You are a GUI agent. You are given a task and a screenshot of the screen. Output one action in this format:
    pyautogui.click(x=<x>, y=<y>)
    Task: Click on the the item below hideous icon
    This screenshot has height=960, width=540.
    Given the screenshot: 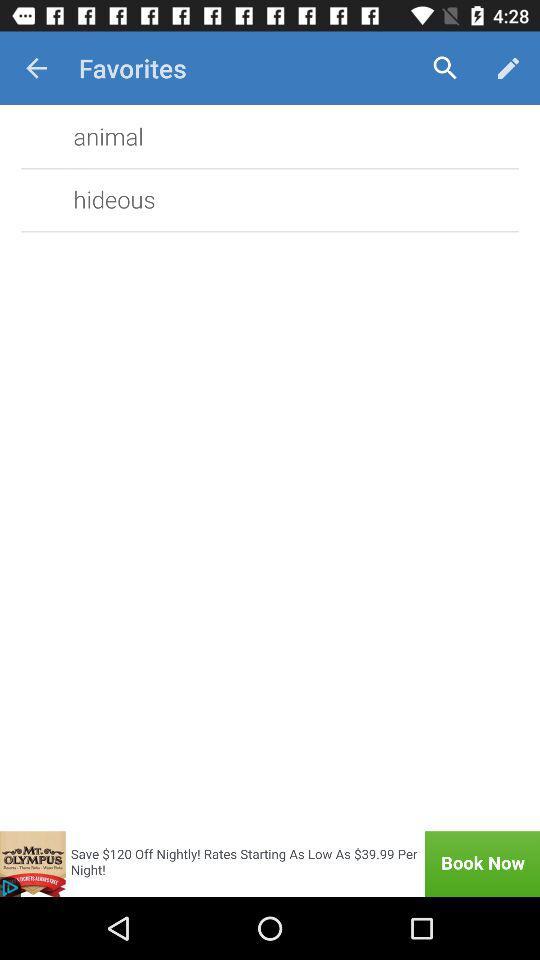 What is the action you would take?
    pyautogui.click(x=270, y=863)
    